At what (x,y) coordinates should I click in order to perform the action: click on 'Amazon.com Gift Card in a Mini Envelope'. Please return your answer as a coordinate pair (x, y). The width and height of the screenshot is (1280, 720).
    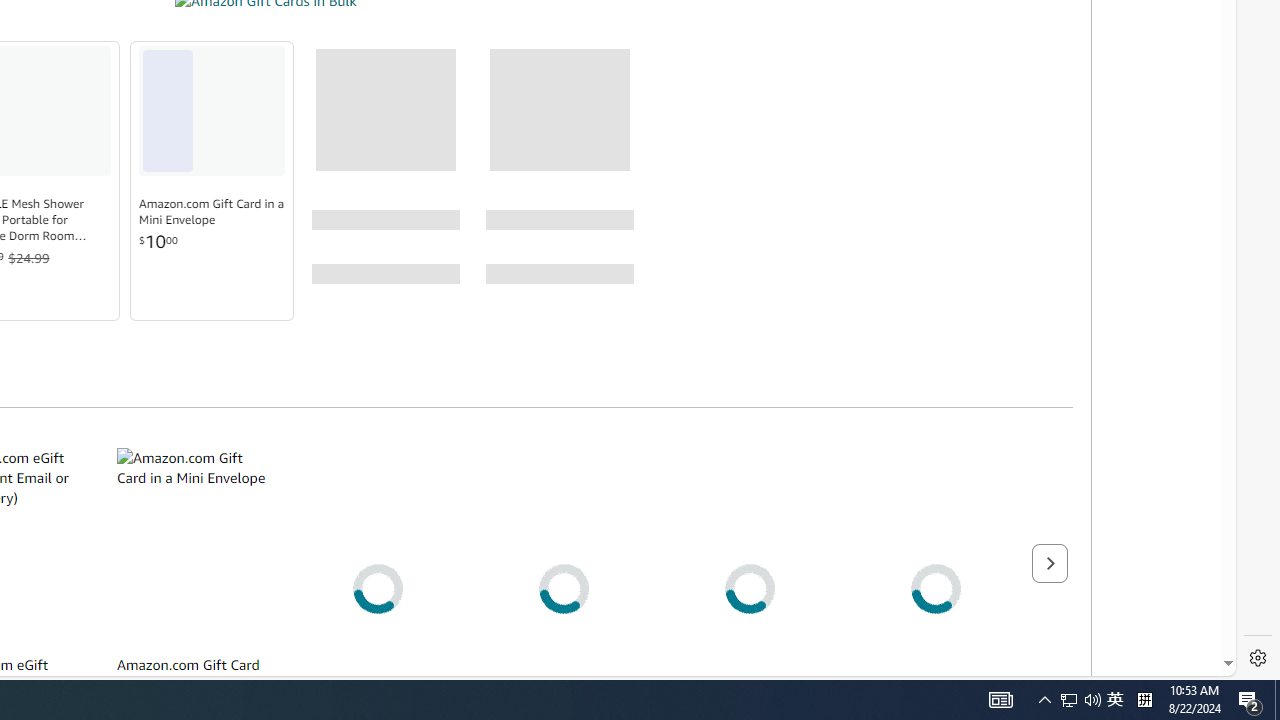
    Looking at the image, I should click on (212, 212).